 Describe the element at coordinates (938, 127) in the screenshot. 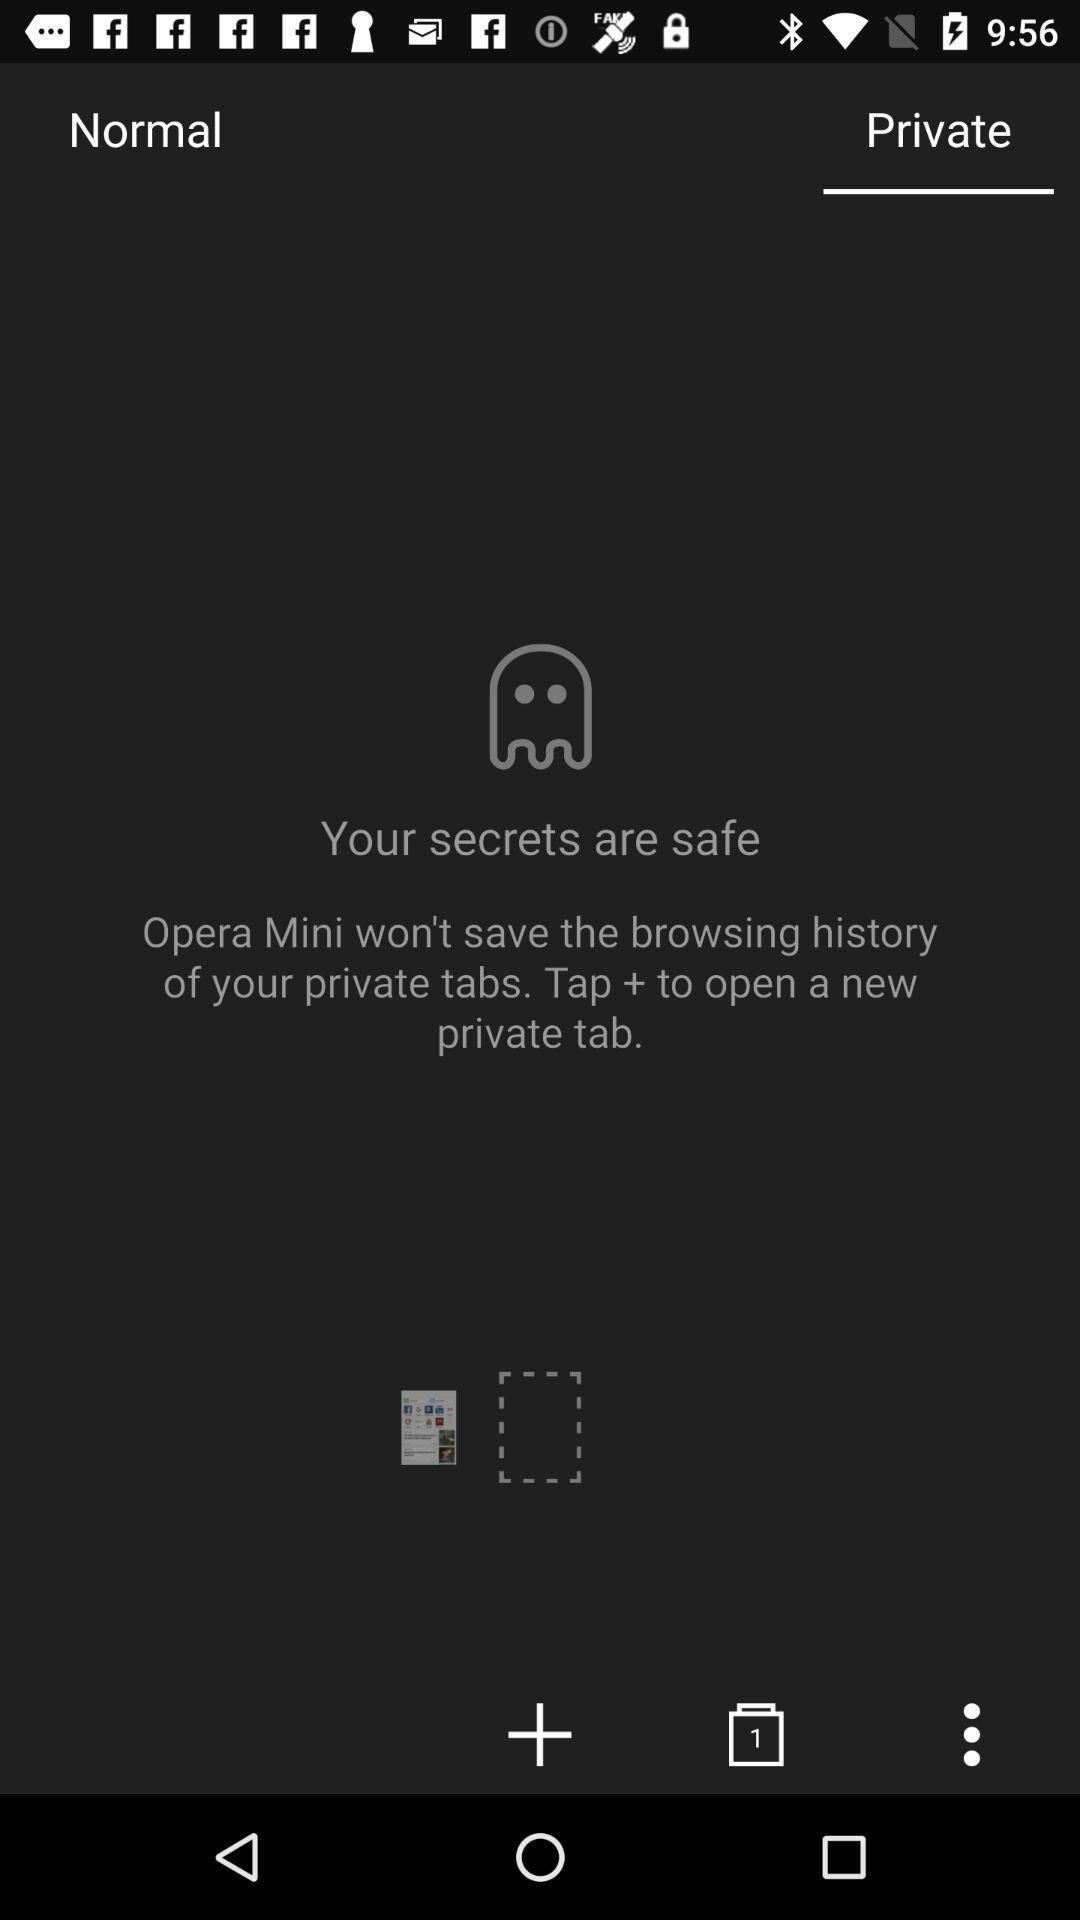

I see `the icon next to the normal item` at that location.